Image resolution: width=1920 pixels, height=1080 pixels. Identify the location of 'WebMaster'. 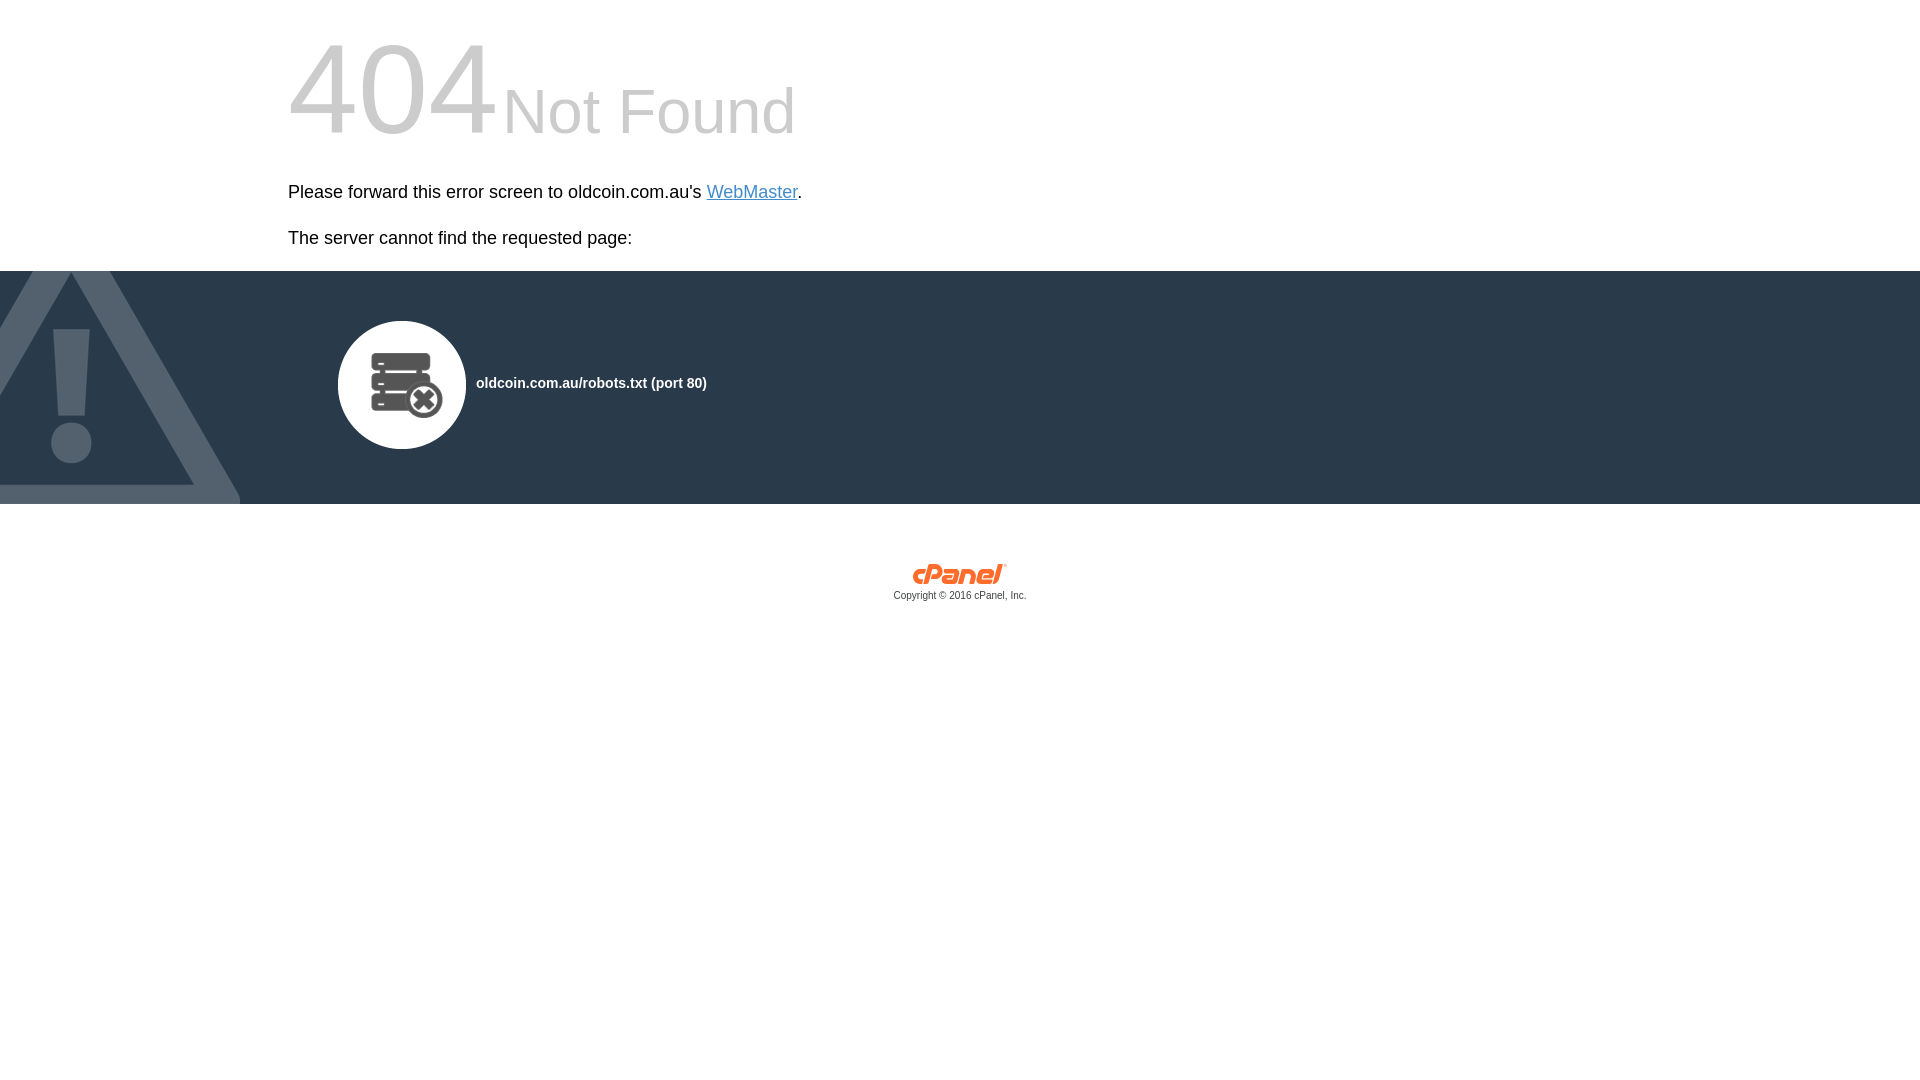
(706, 192).